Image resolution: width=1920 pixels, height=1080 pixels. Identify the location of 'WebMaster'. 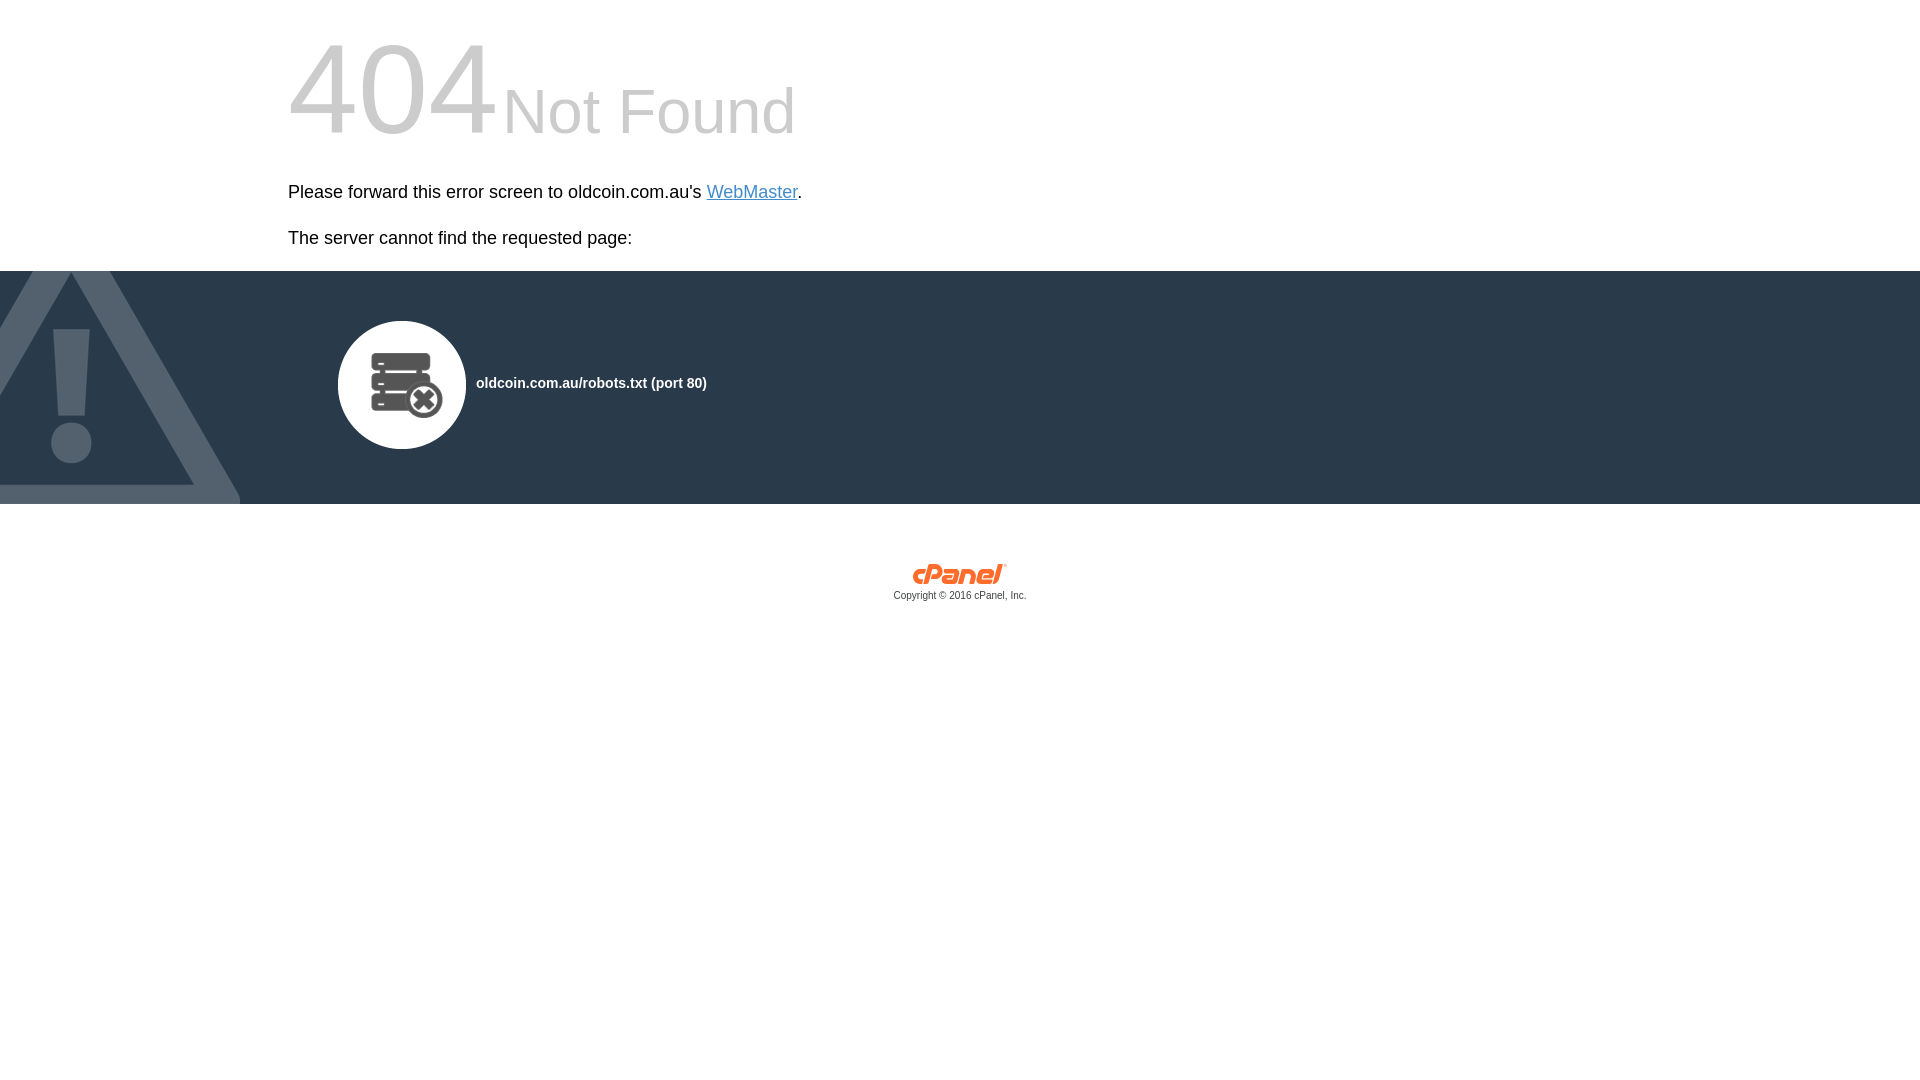
(706, 192).